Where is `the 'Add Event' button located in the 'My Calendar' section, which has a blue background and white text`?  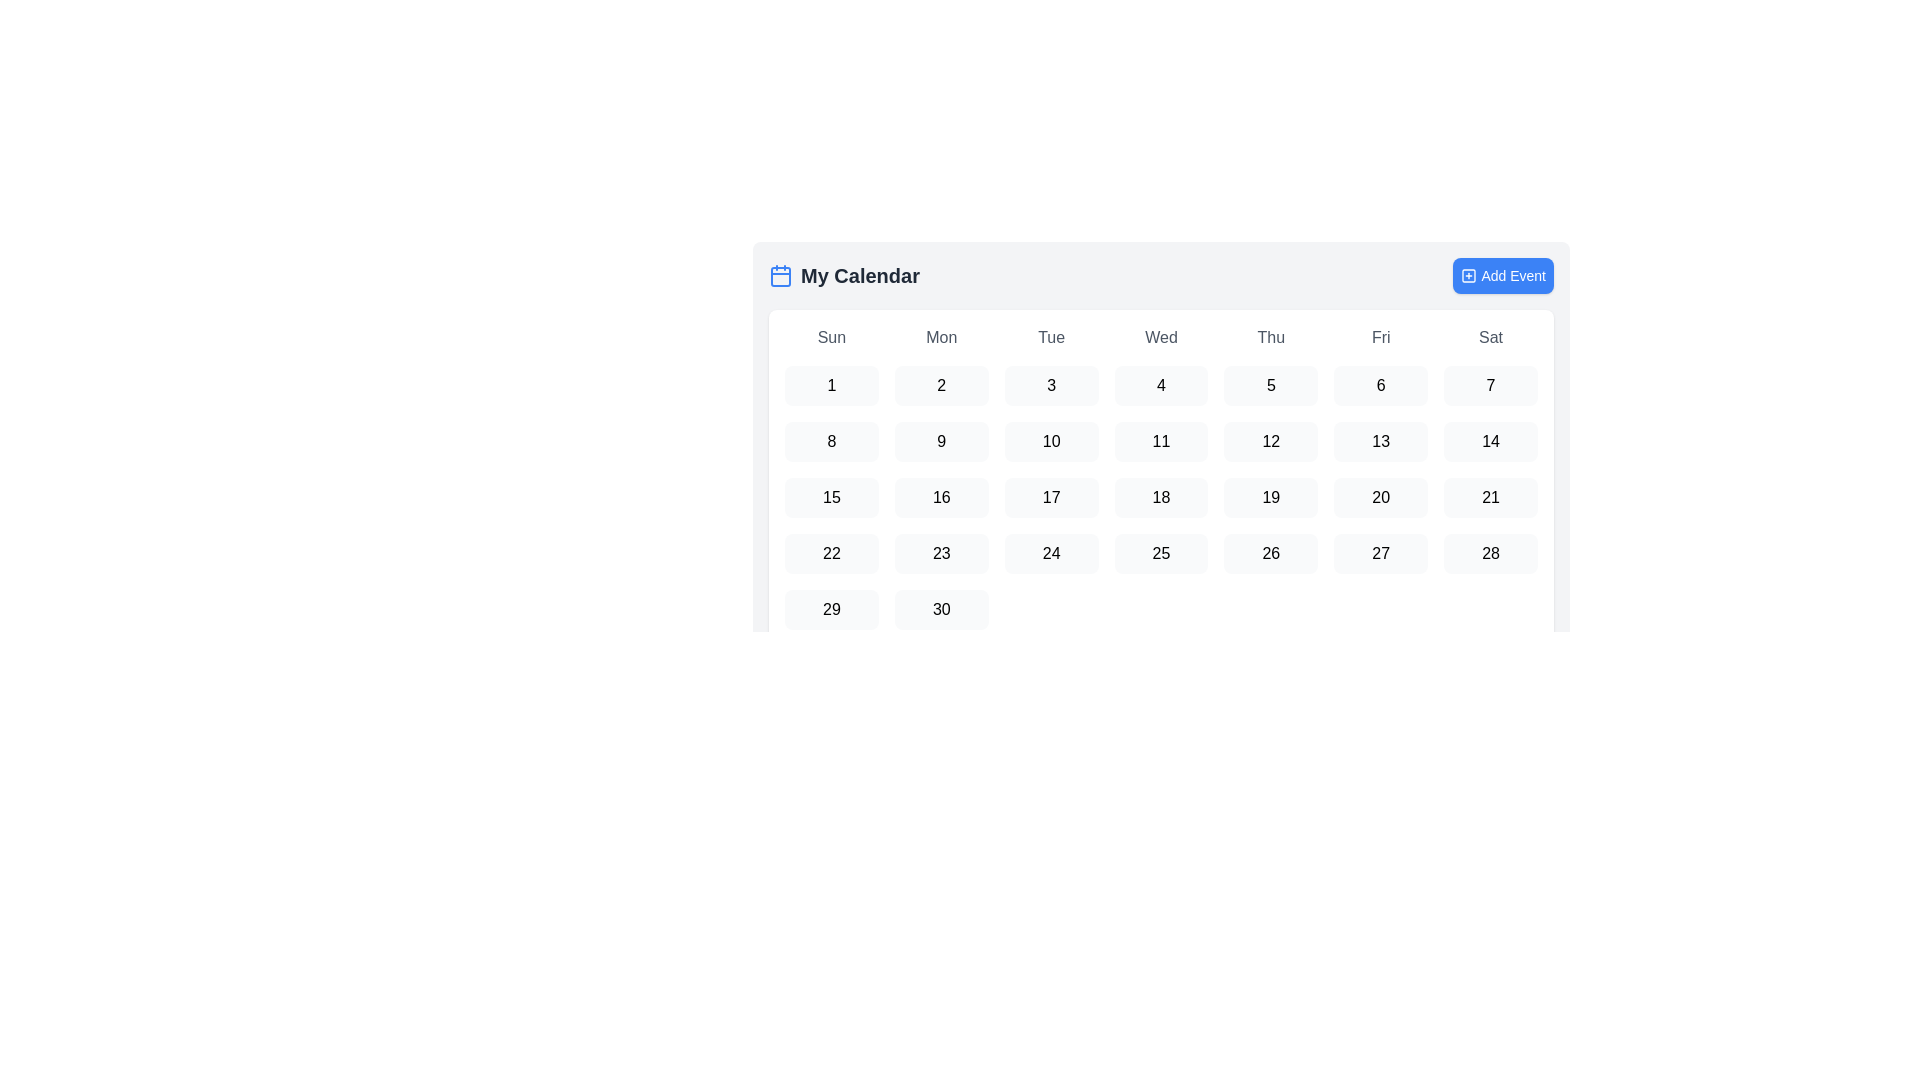
the 'Add Event' button located in the 'My Calendar' section, which has a blue background and white text is located at coordinates (1503, 276).